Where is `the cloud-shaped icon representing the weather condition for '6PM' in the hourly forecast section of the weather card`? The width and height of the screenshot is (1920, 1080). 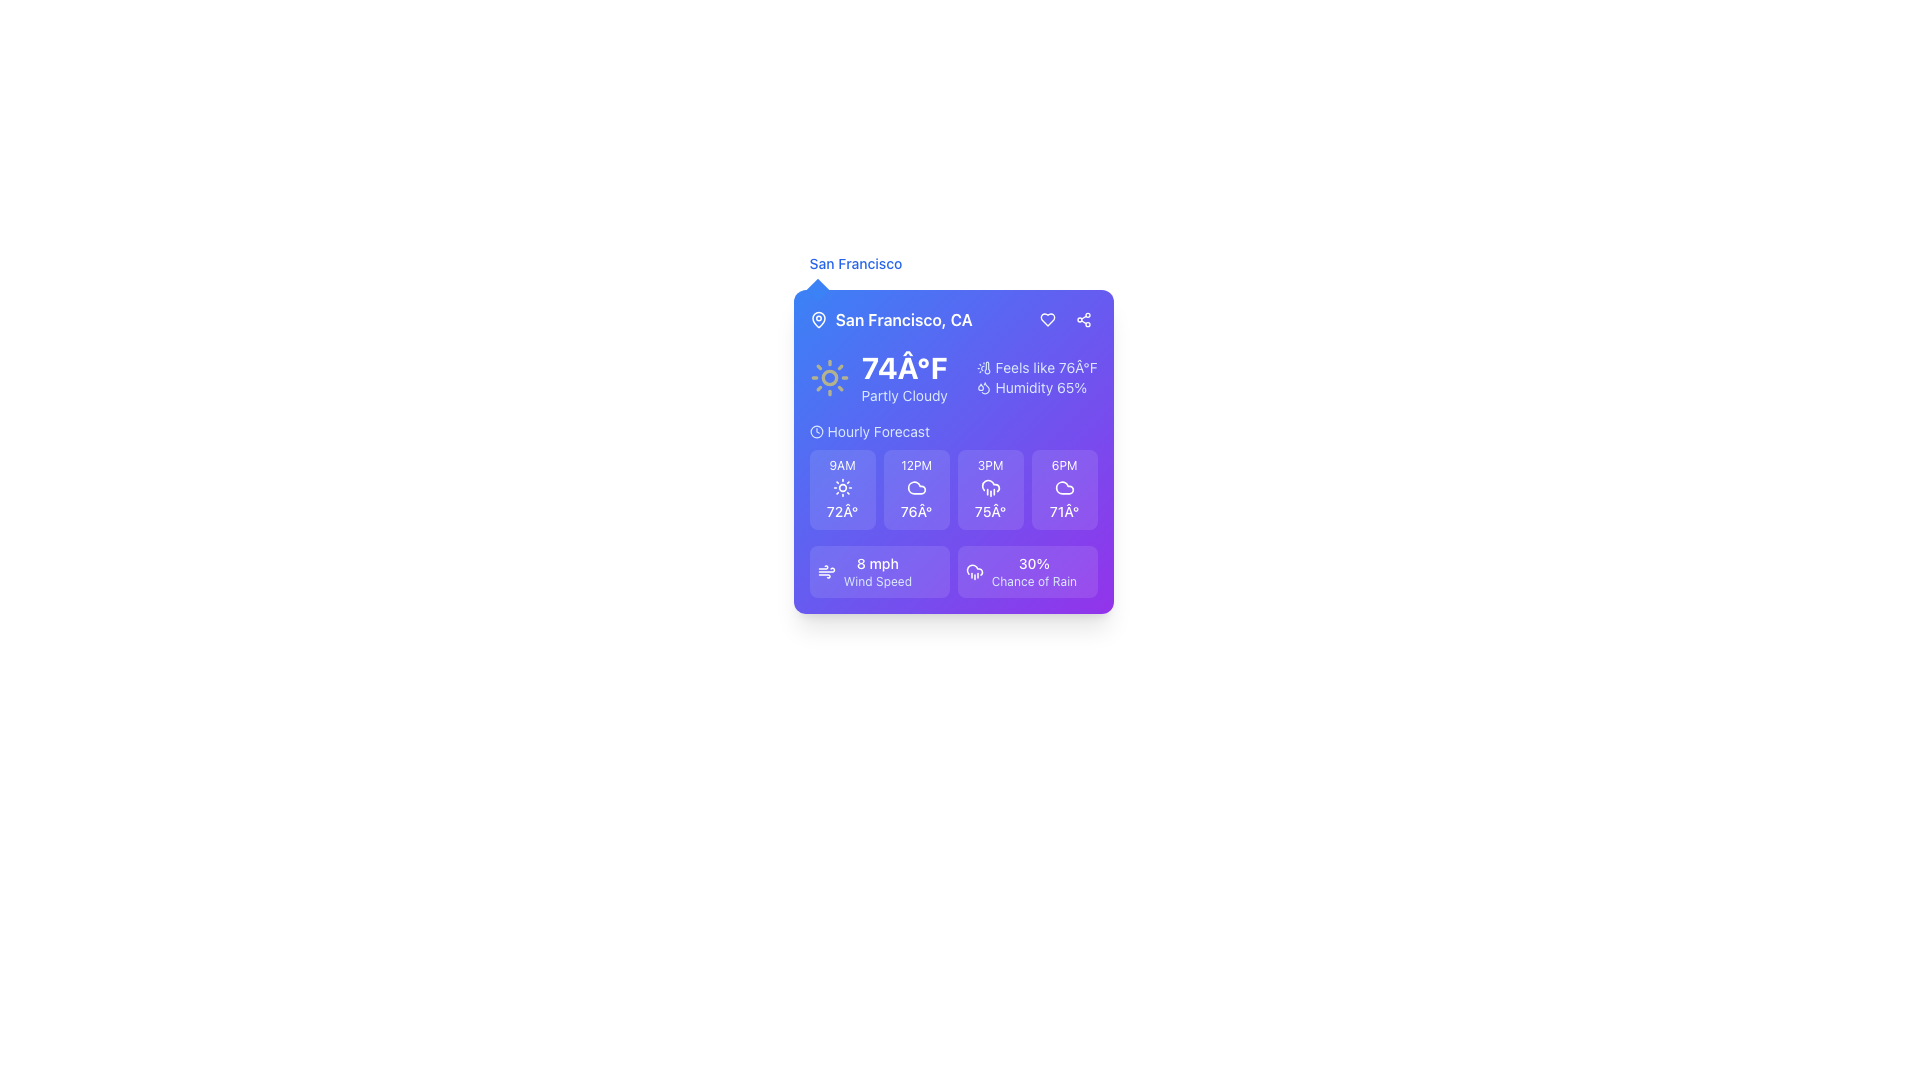
the cloud-shaped icon representing the weather condition for '6PM' in the hourly forecast section of the weather card is located at coordinates (1063, 488).